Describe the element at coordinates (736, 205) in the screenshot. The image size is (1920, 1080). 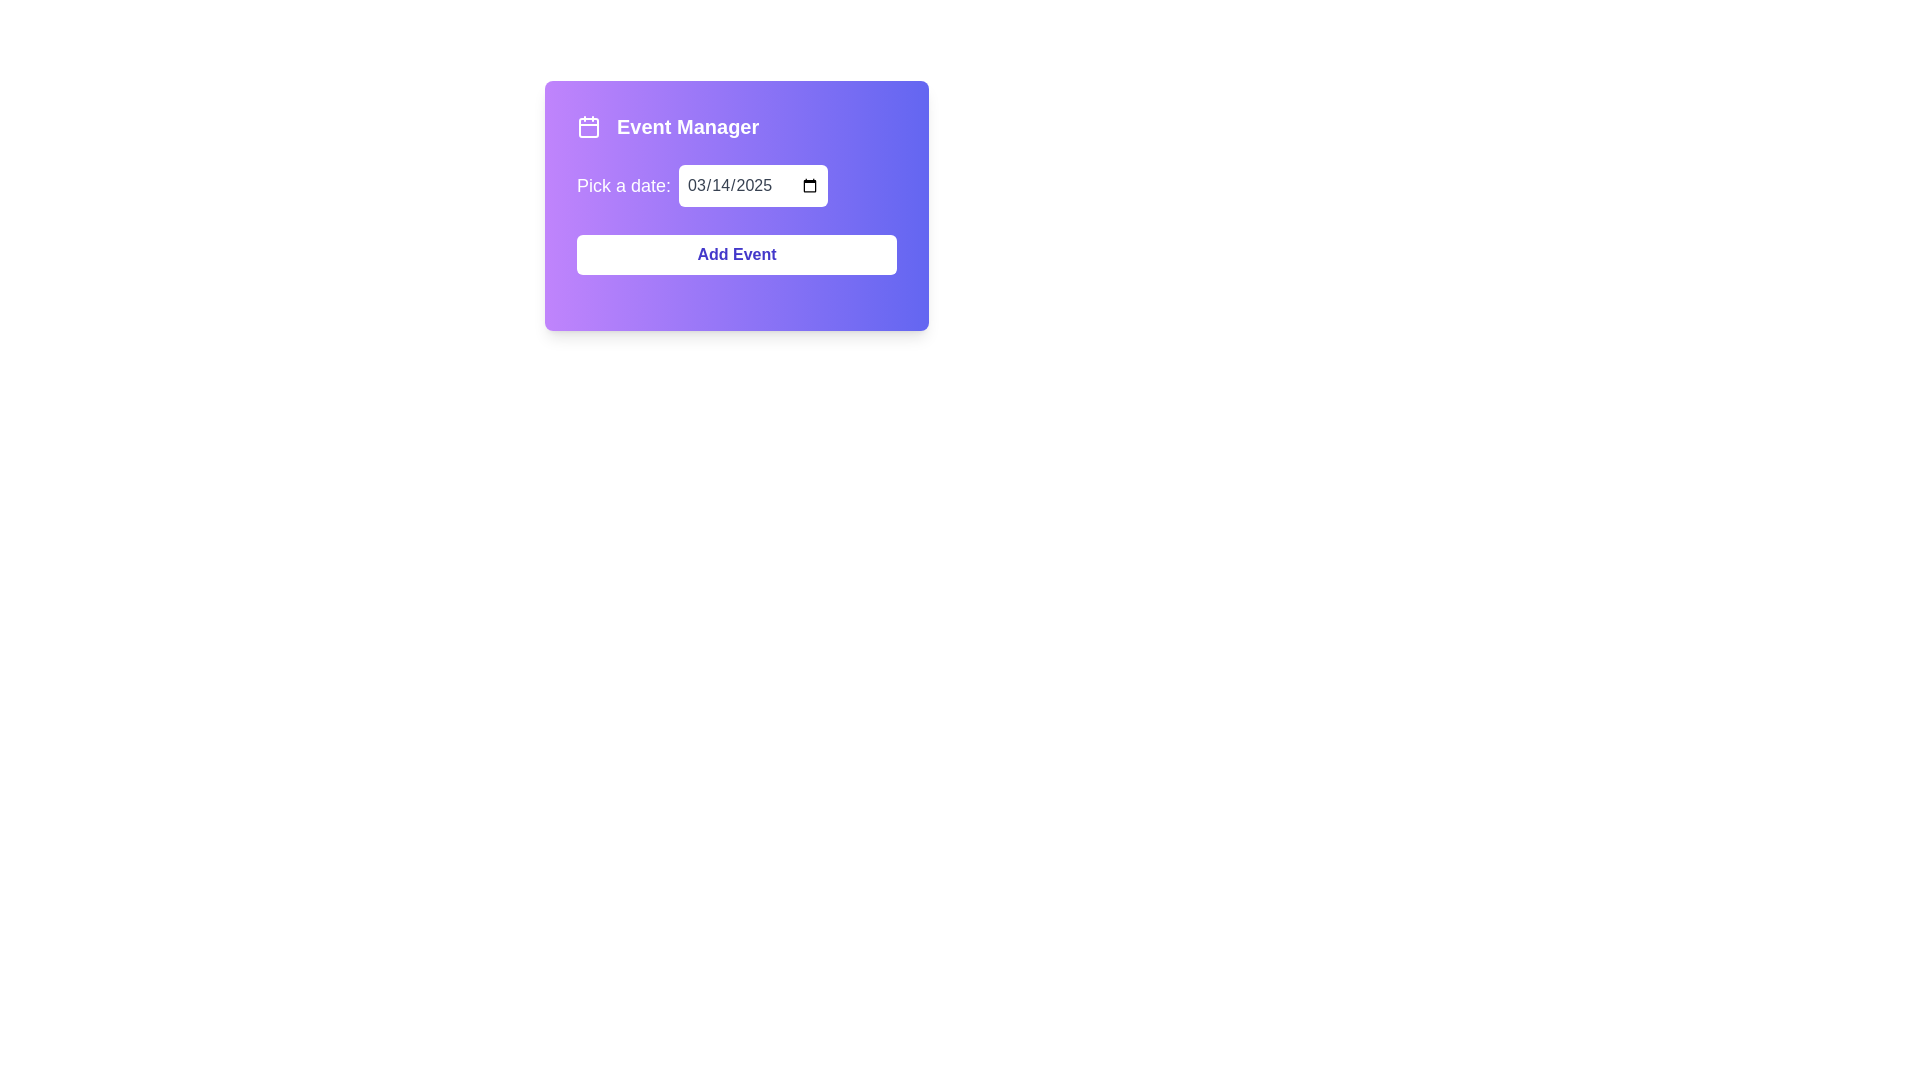
I see `a date from the date picker within the event manager interface, which contains a text title, a date picker input, and an 'Add Event' button` at that location.